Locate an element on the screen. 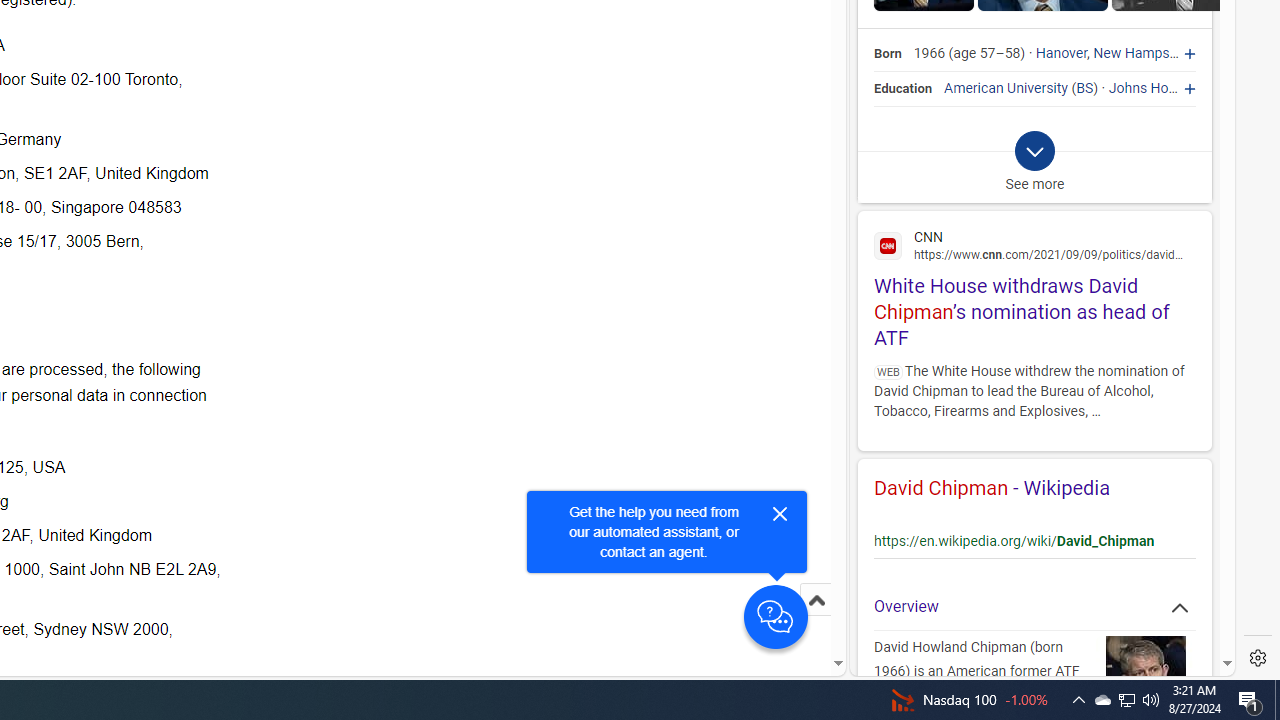 This screenshot has width=1280, height=720. 'CNN' is located at coordinates (1034, 243).